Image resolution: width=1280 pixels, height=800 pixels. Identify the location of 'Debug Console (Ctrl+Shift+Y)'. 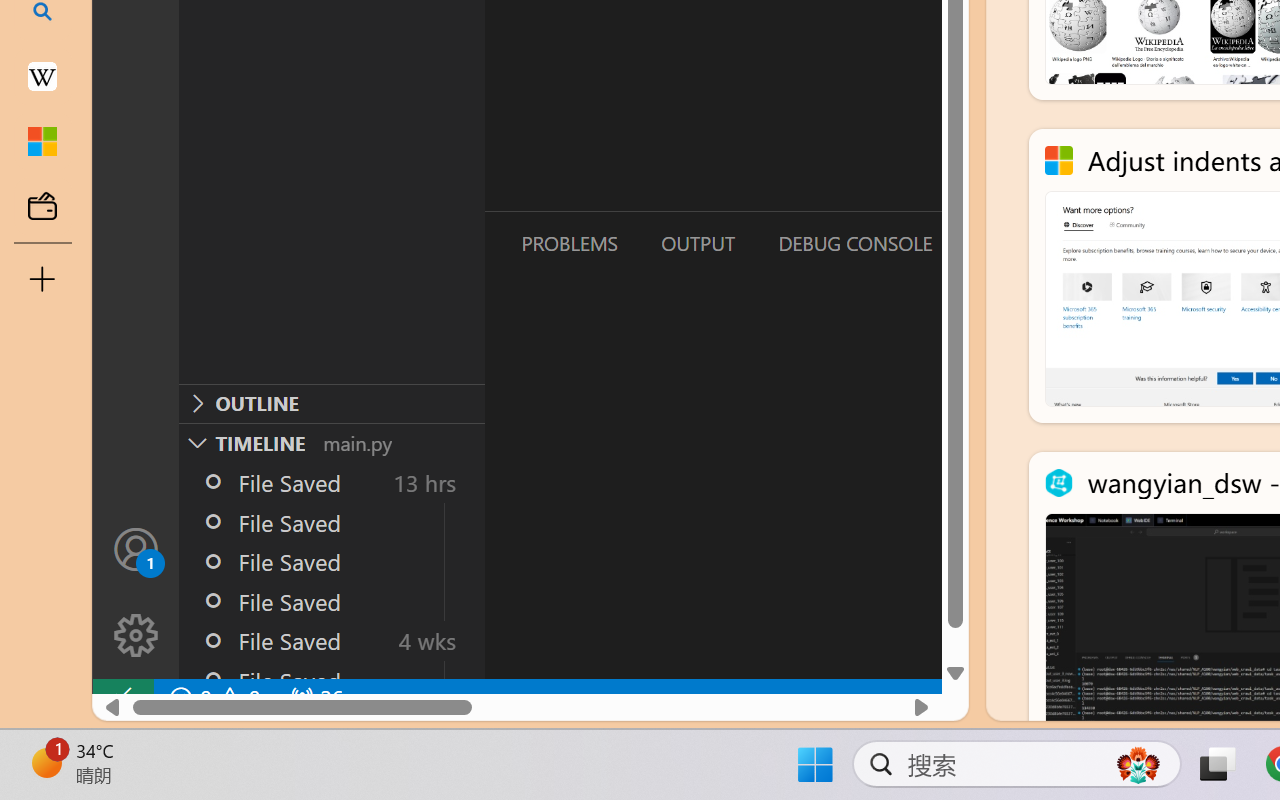
(854, 242).